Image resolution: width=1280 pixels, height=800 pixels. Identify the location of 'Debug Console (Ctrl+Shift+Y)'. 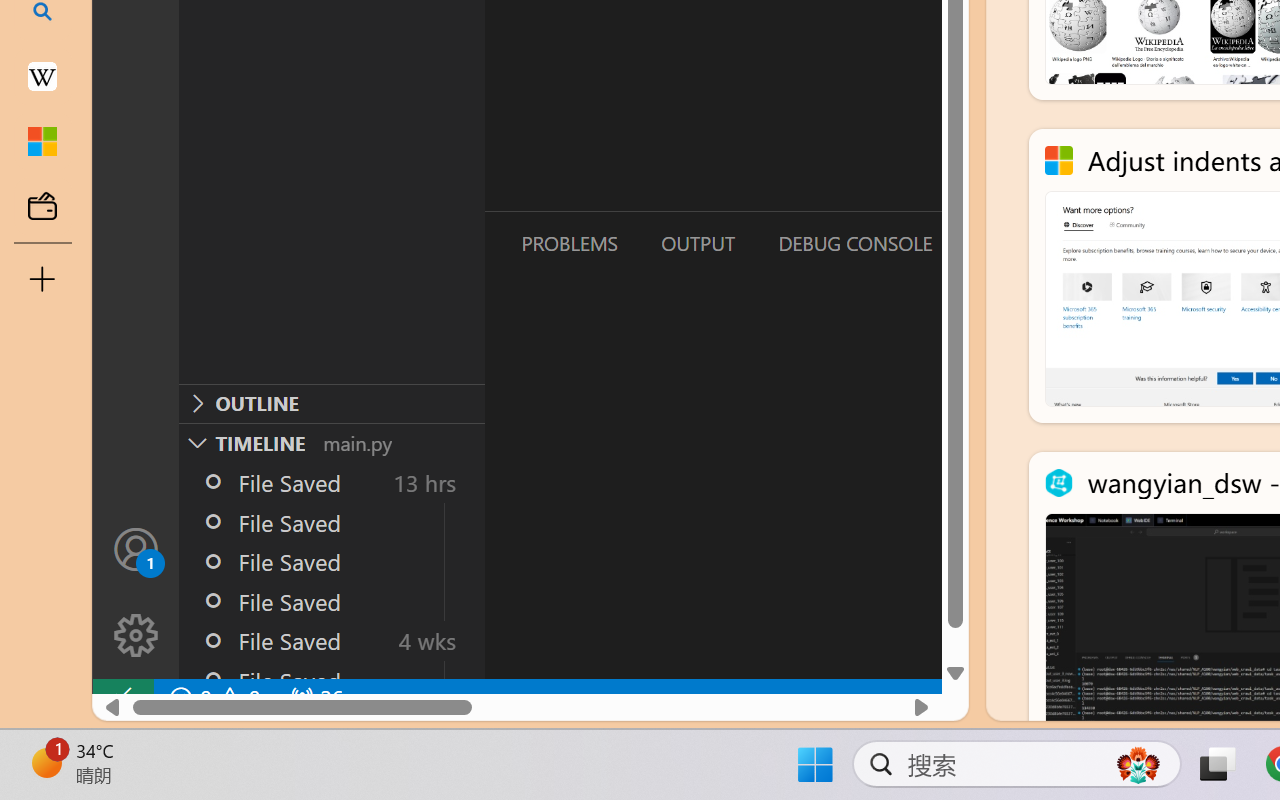
(854, 242).